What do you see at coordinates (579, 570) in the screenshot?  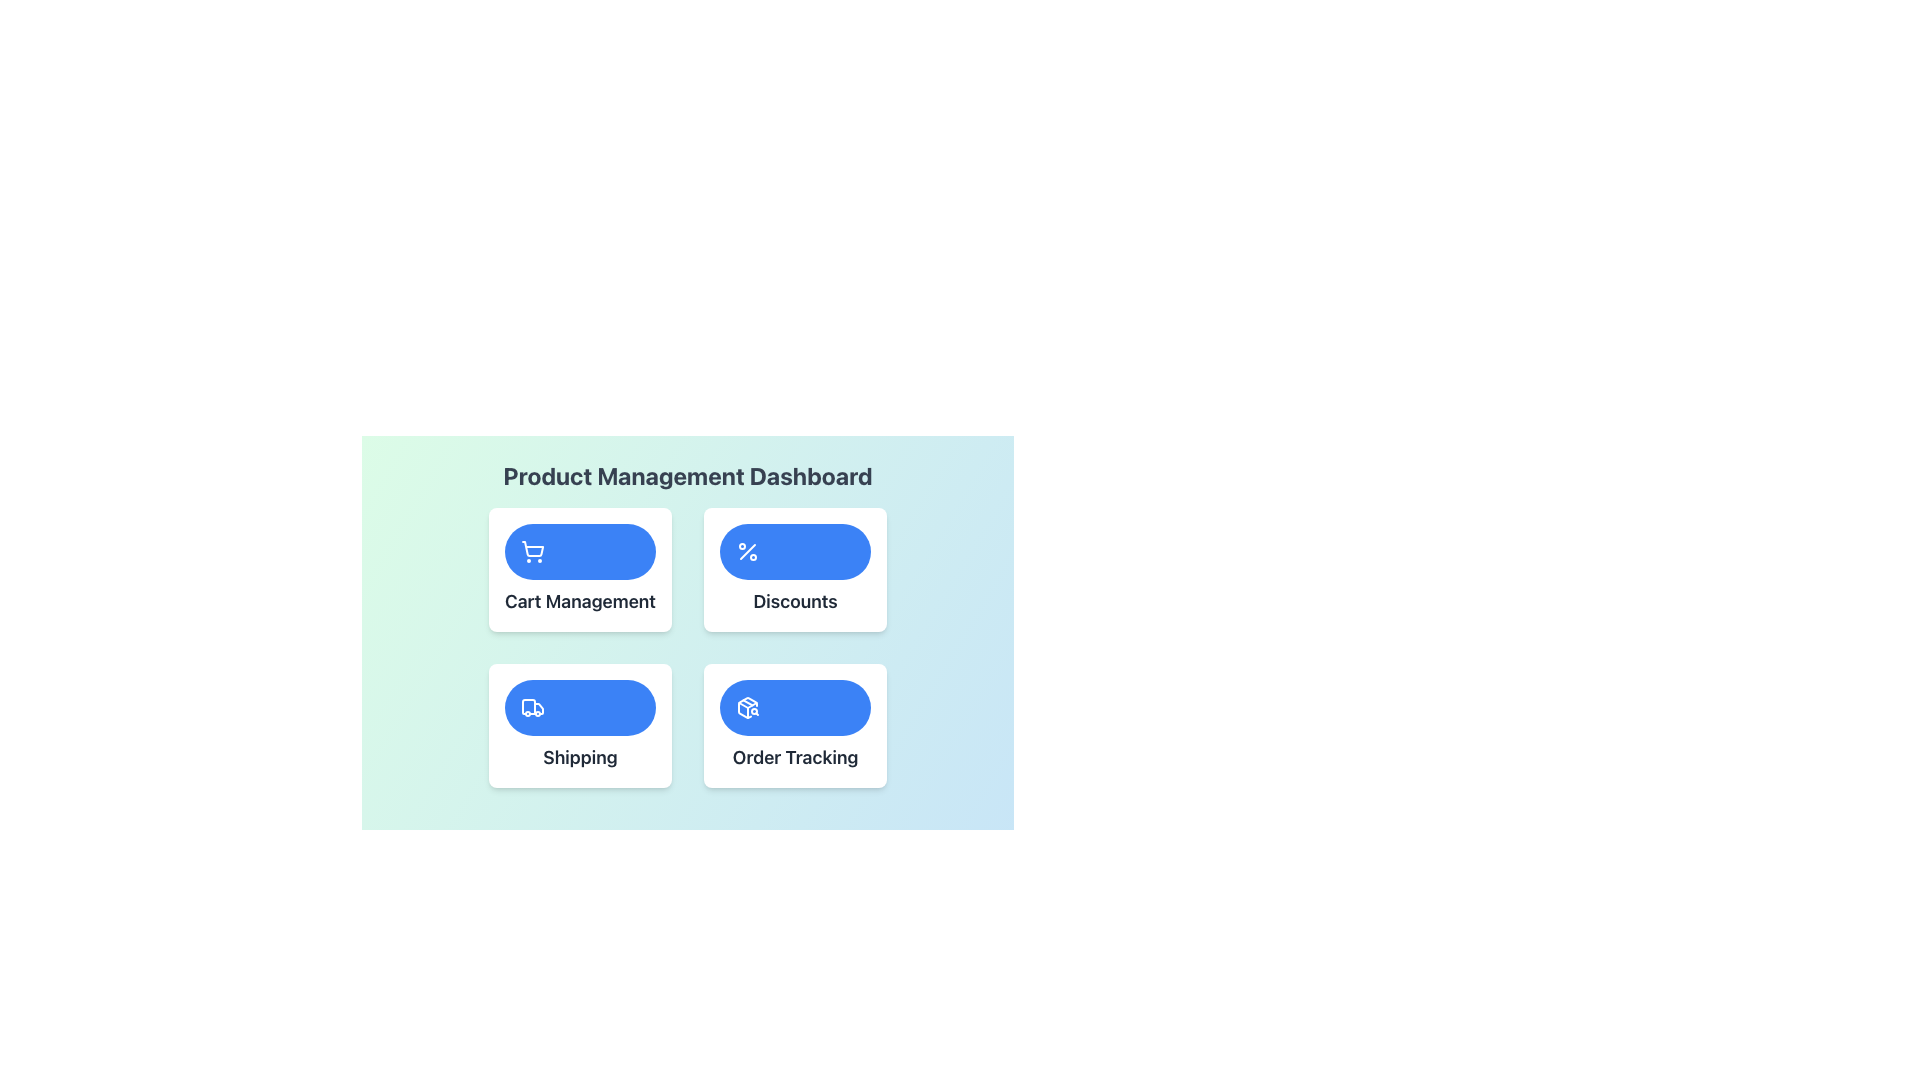 I see `the clickable card element labeled 'Cart Management' which is styled in white with a blue circular shopping cart icon located in the top-left section of the Product Management Dashboard` at bounding box center [579, 570].